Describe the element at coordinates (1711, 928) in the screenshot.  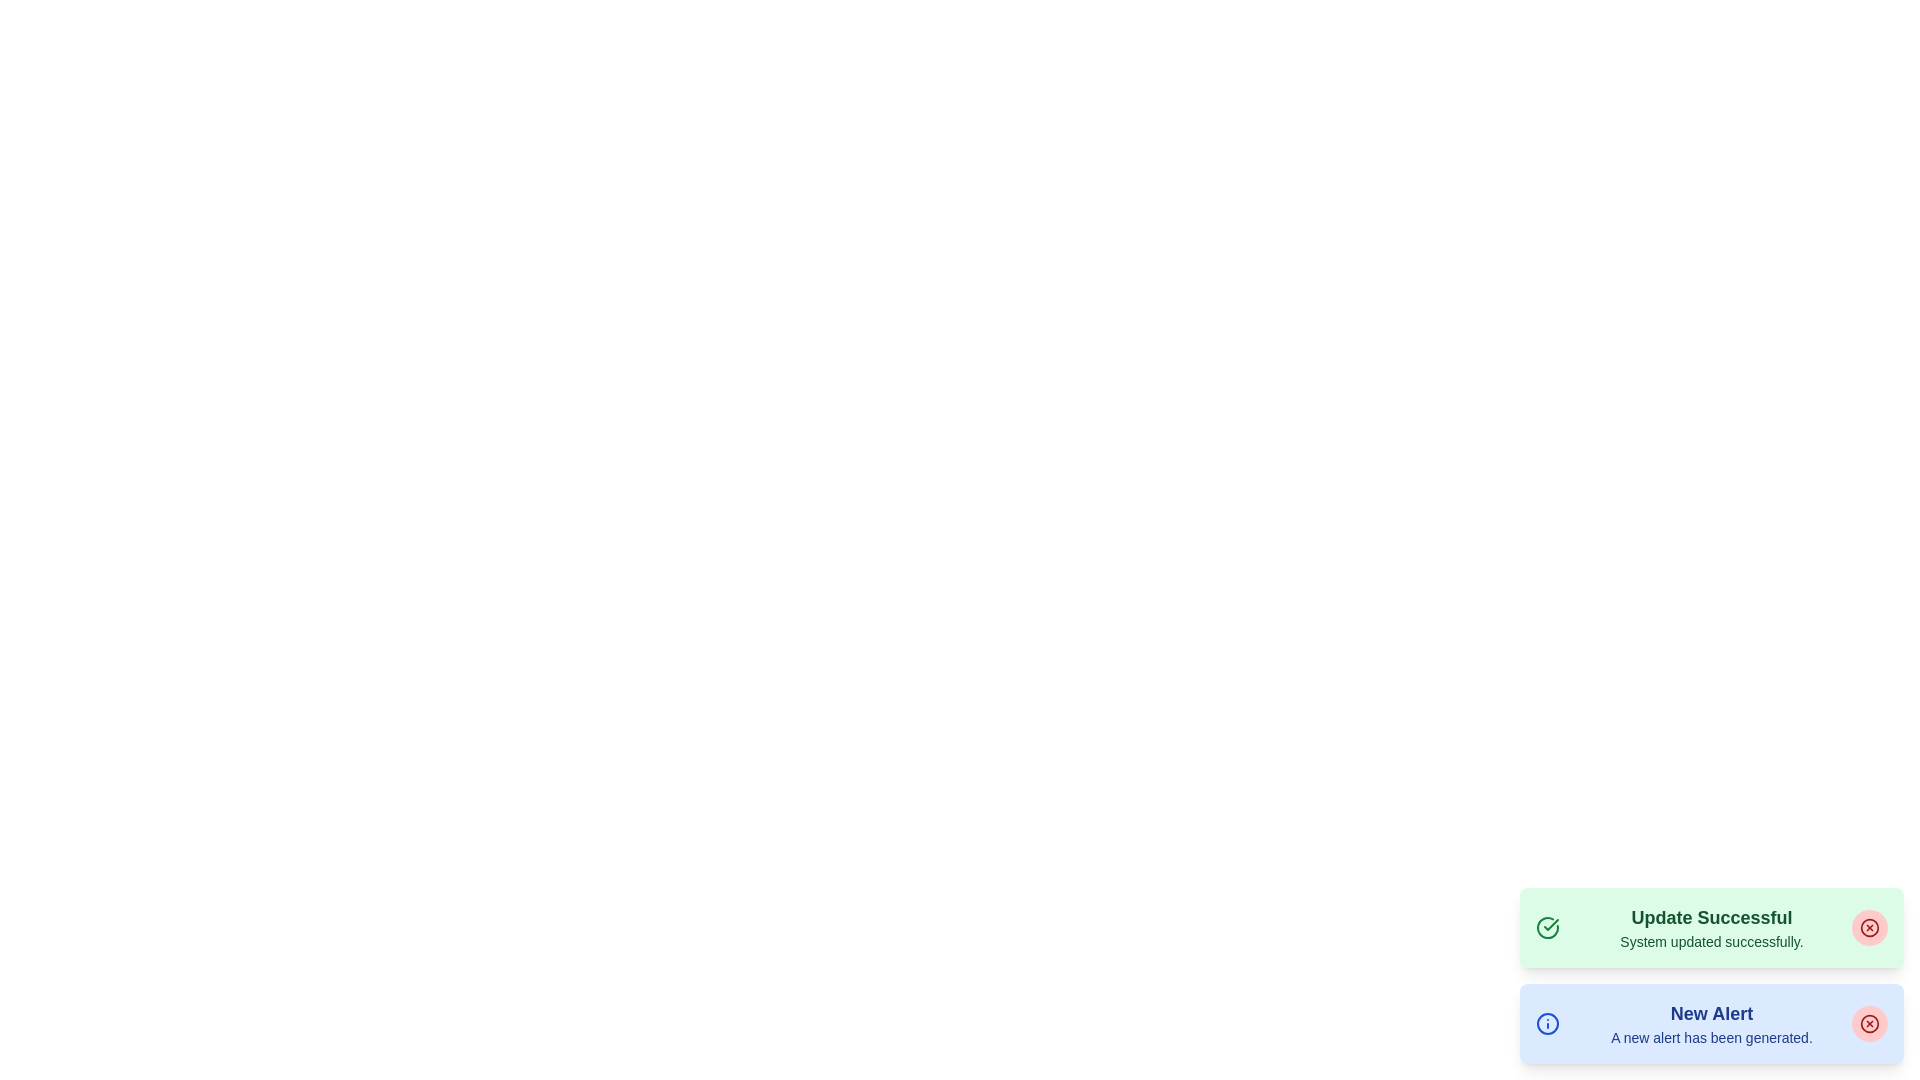
I see `the notification with title Update Successful` at that location.